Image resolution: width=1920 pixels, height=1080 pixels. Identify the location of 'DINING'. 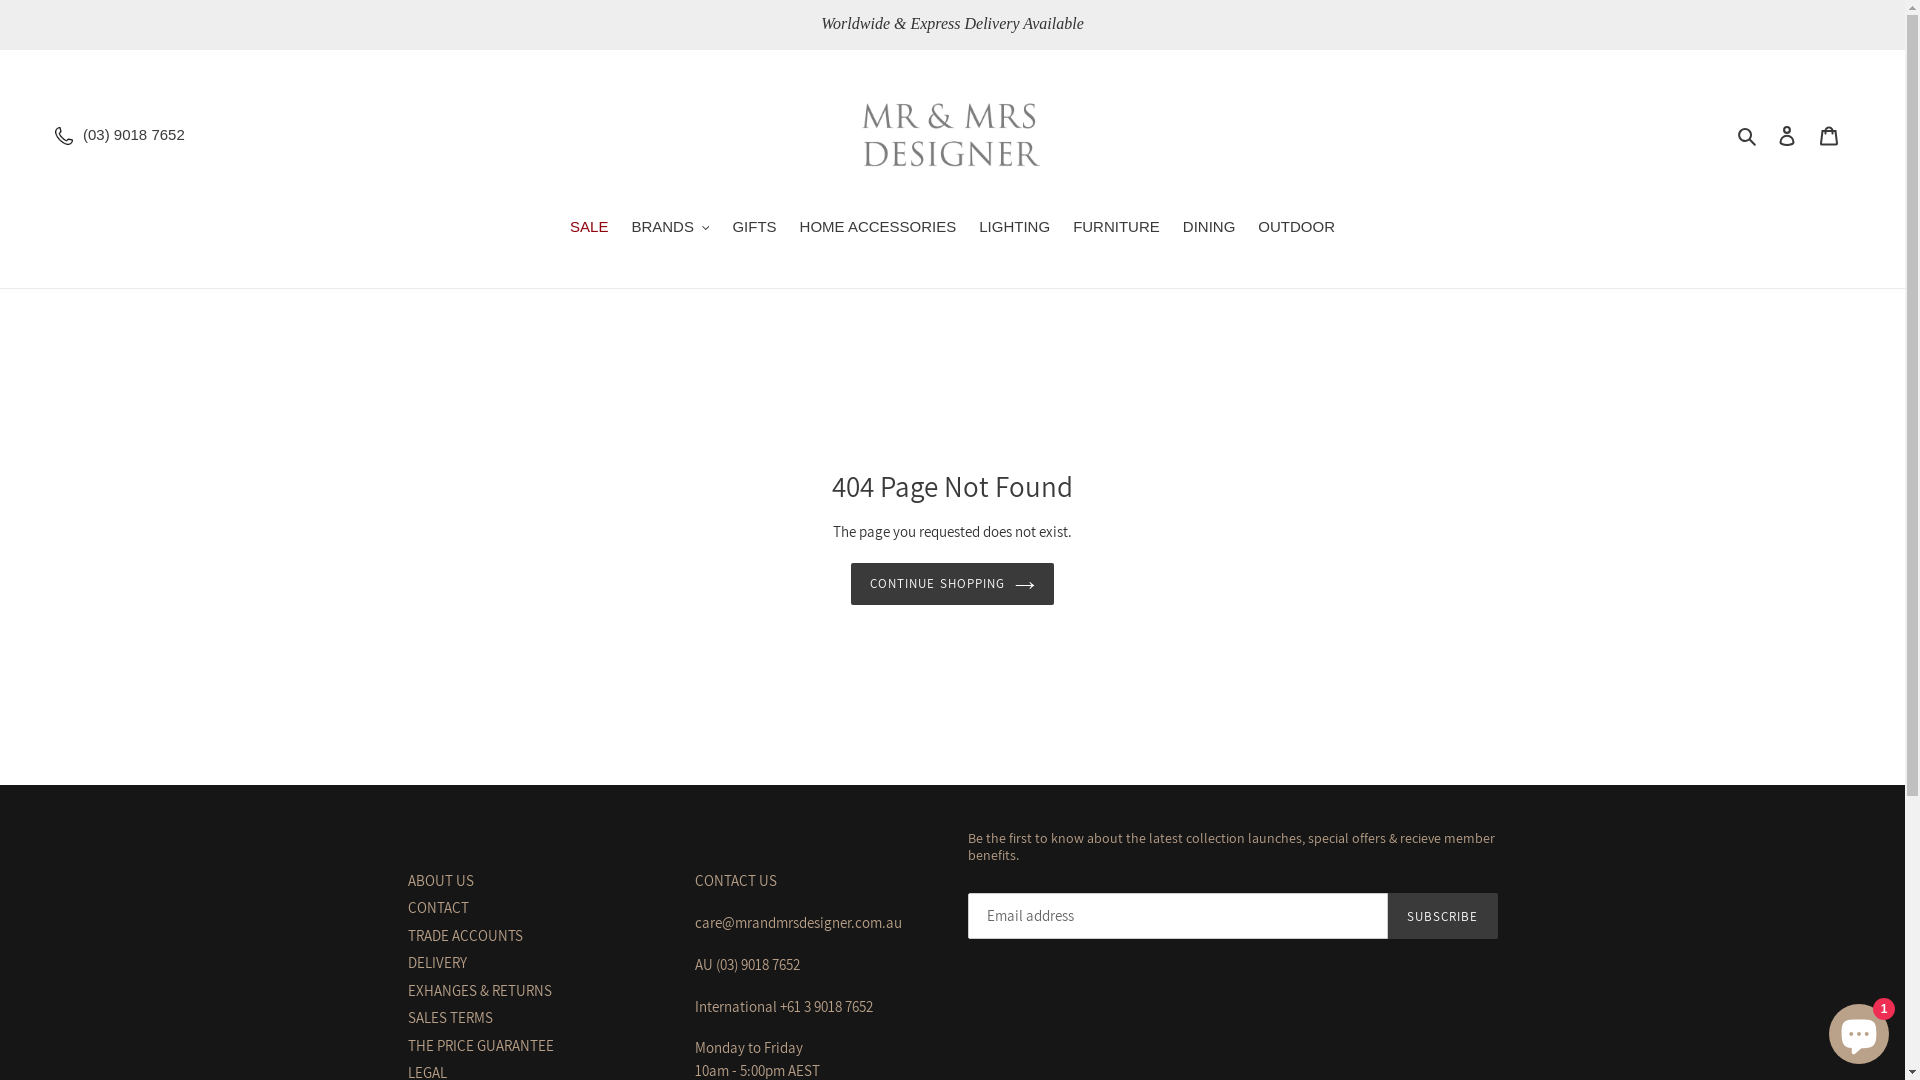
(1208, 227).